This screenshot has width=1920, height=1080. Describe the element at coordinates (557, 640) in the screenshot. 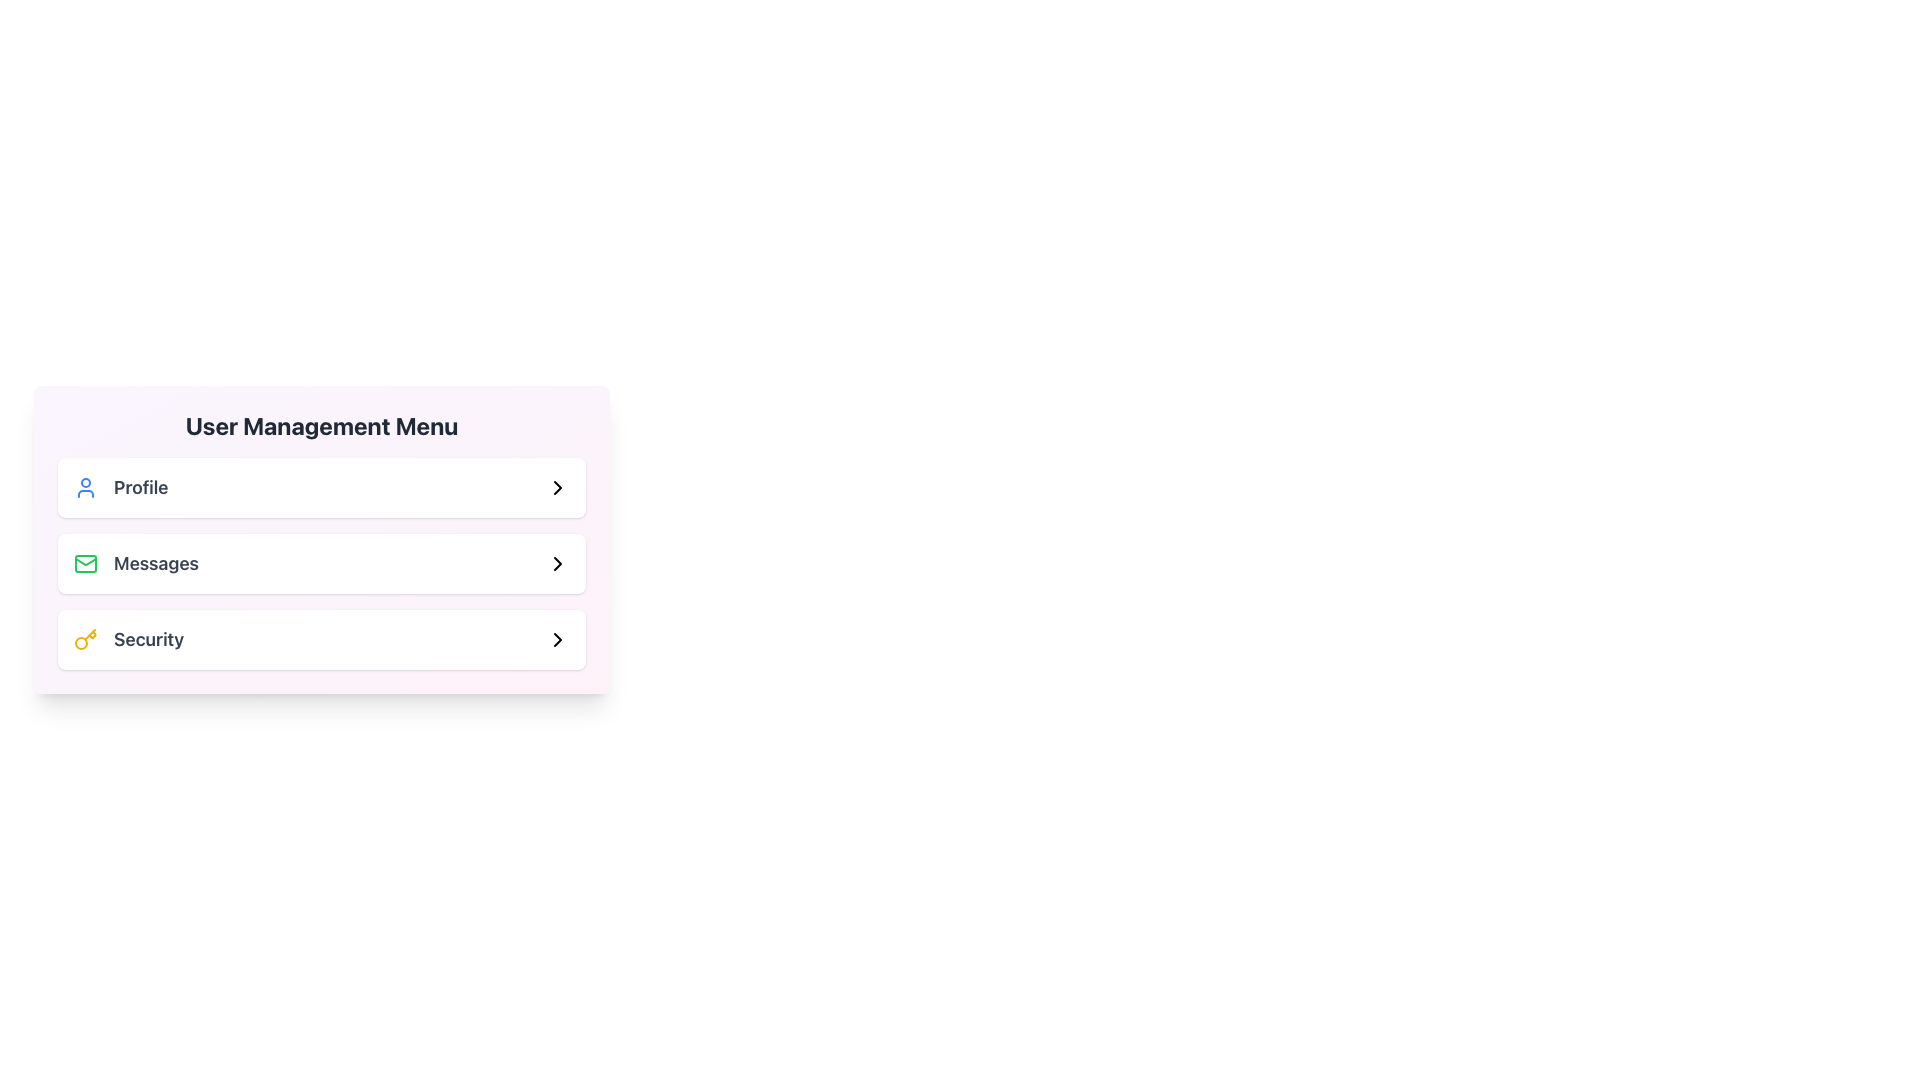

I see `the small rightward-pointing chevron arrow icon in the 'Security' menu item located on the far-right side` at that location.